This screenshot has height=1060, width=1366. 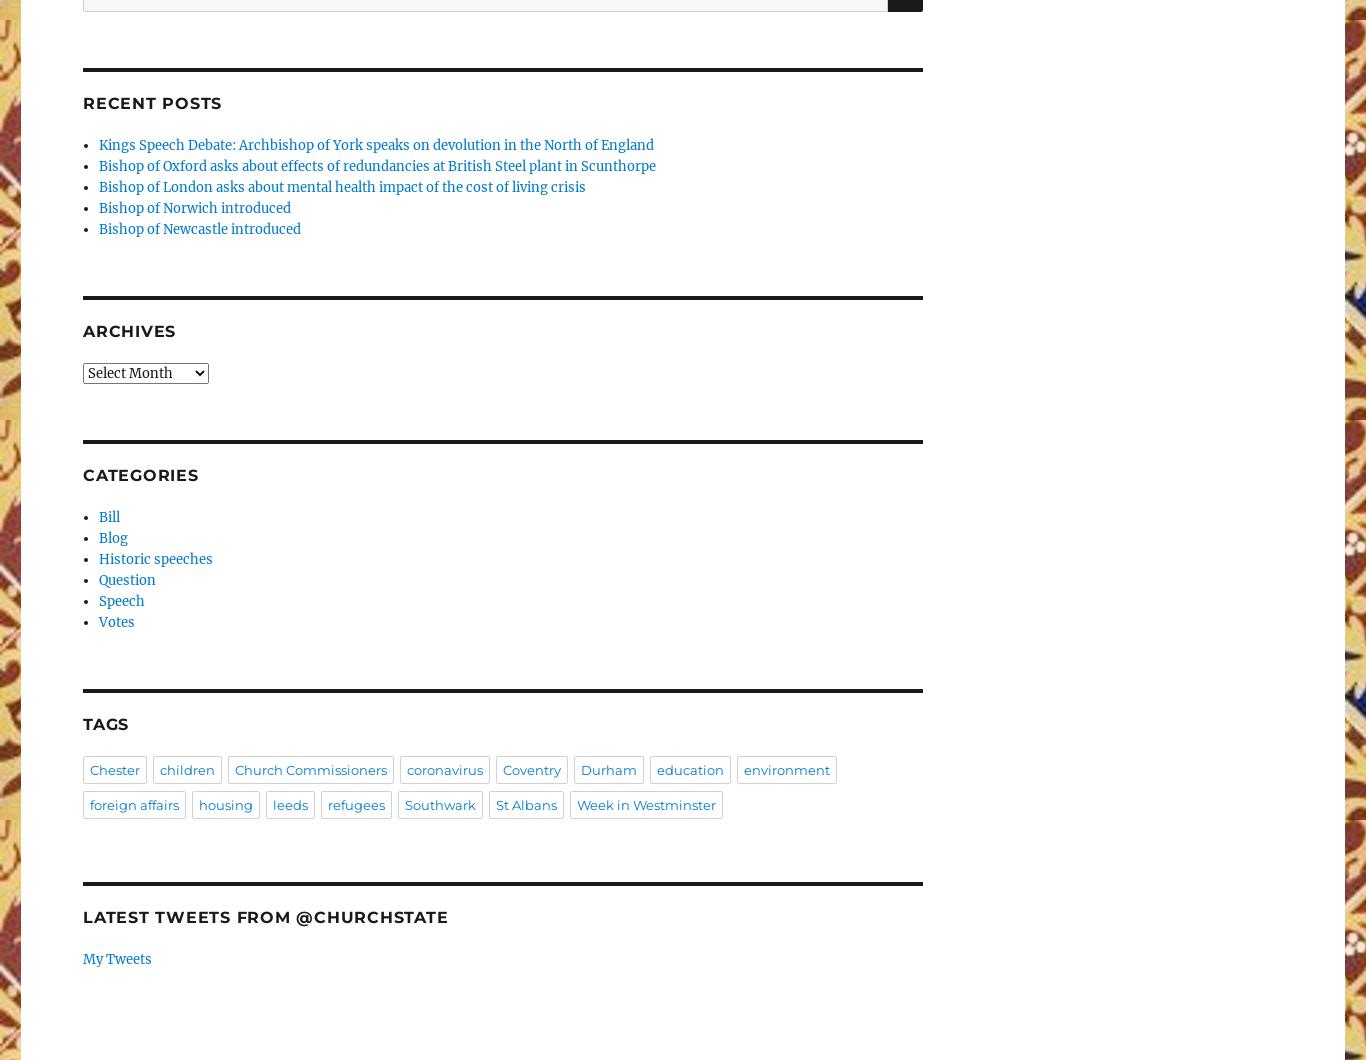 What do you see at coordinates (99, 206) in the screenshot?
I see `'Bishop of Norwich introduced'` at bounding box center [99, 206].